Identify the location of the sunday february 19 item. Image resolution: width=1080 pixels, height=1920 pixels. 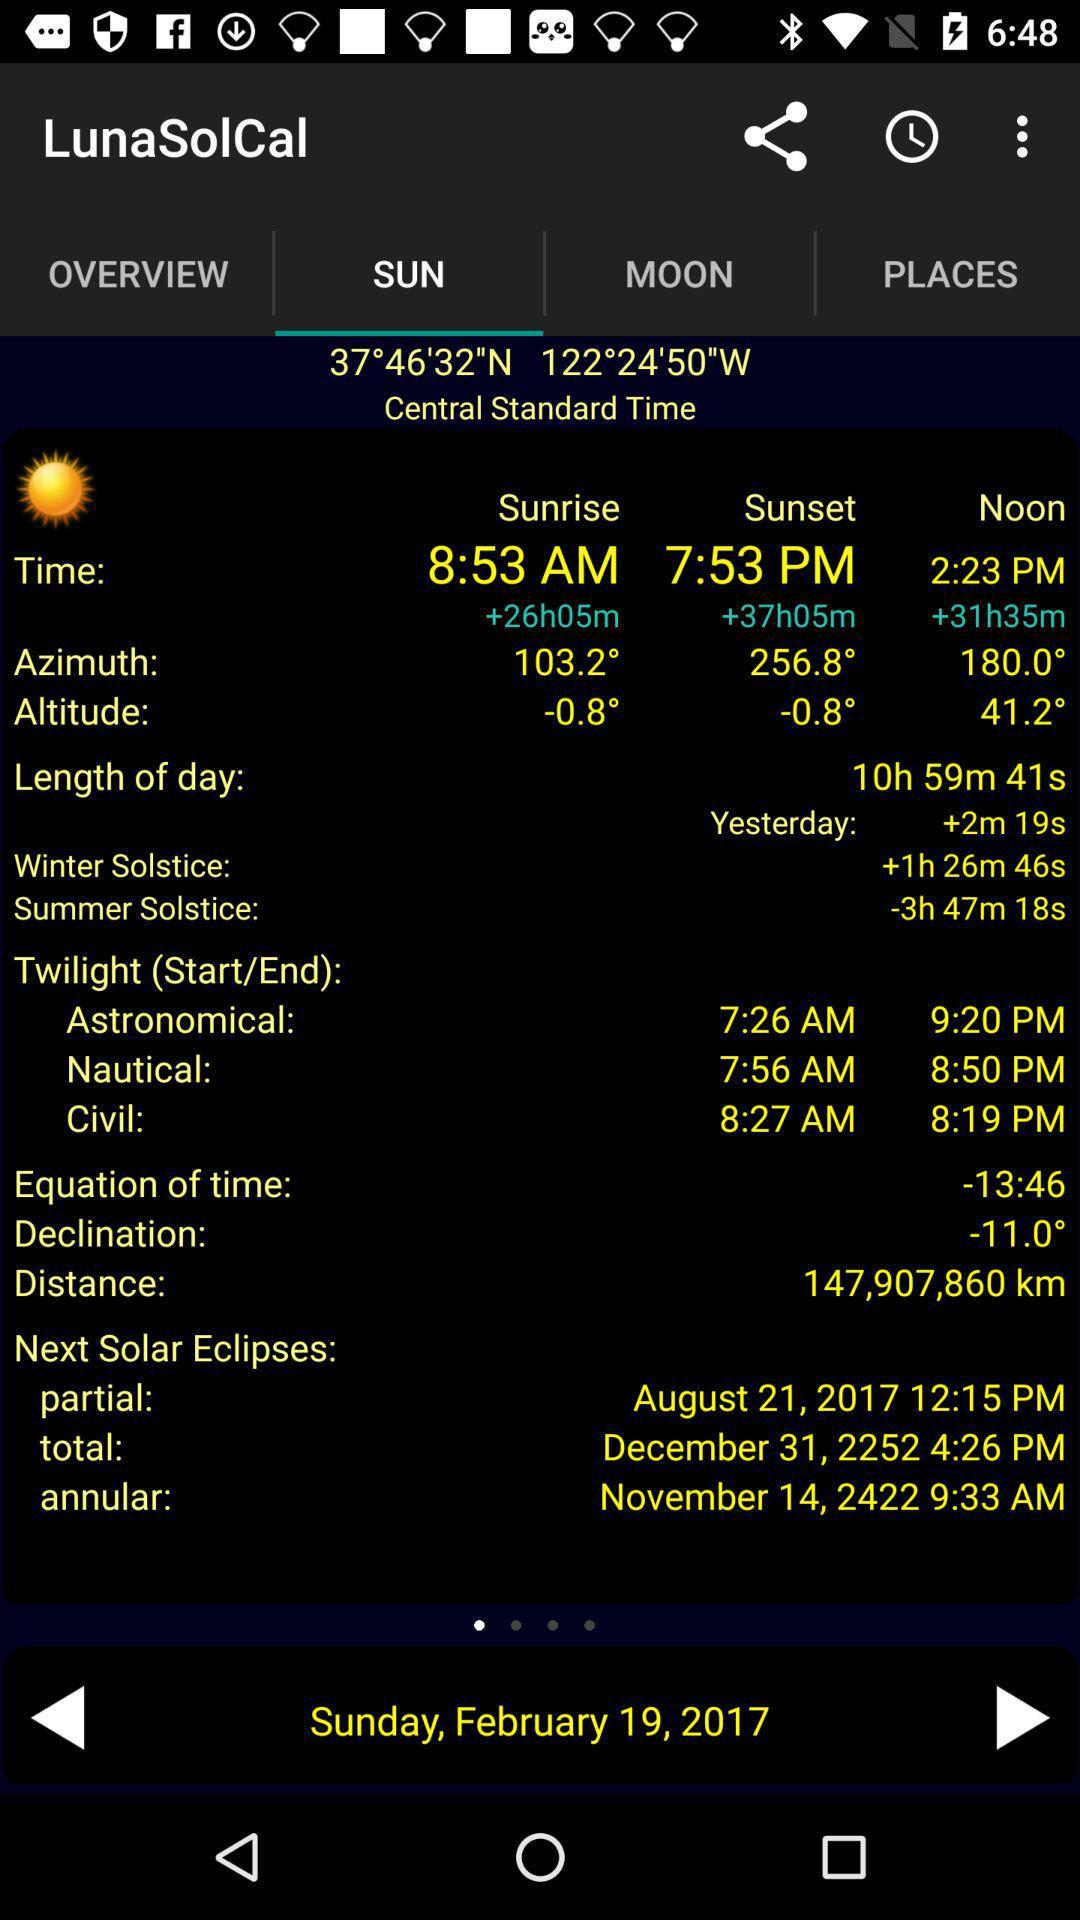
(540, 1719).